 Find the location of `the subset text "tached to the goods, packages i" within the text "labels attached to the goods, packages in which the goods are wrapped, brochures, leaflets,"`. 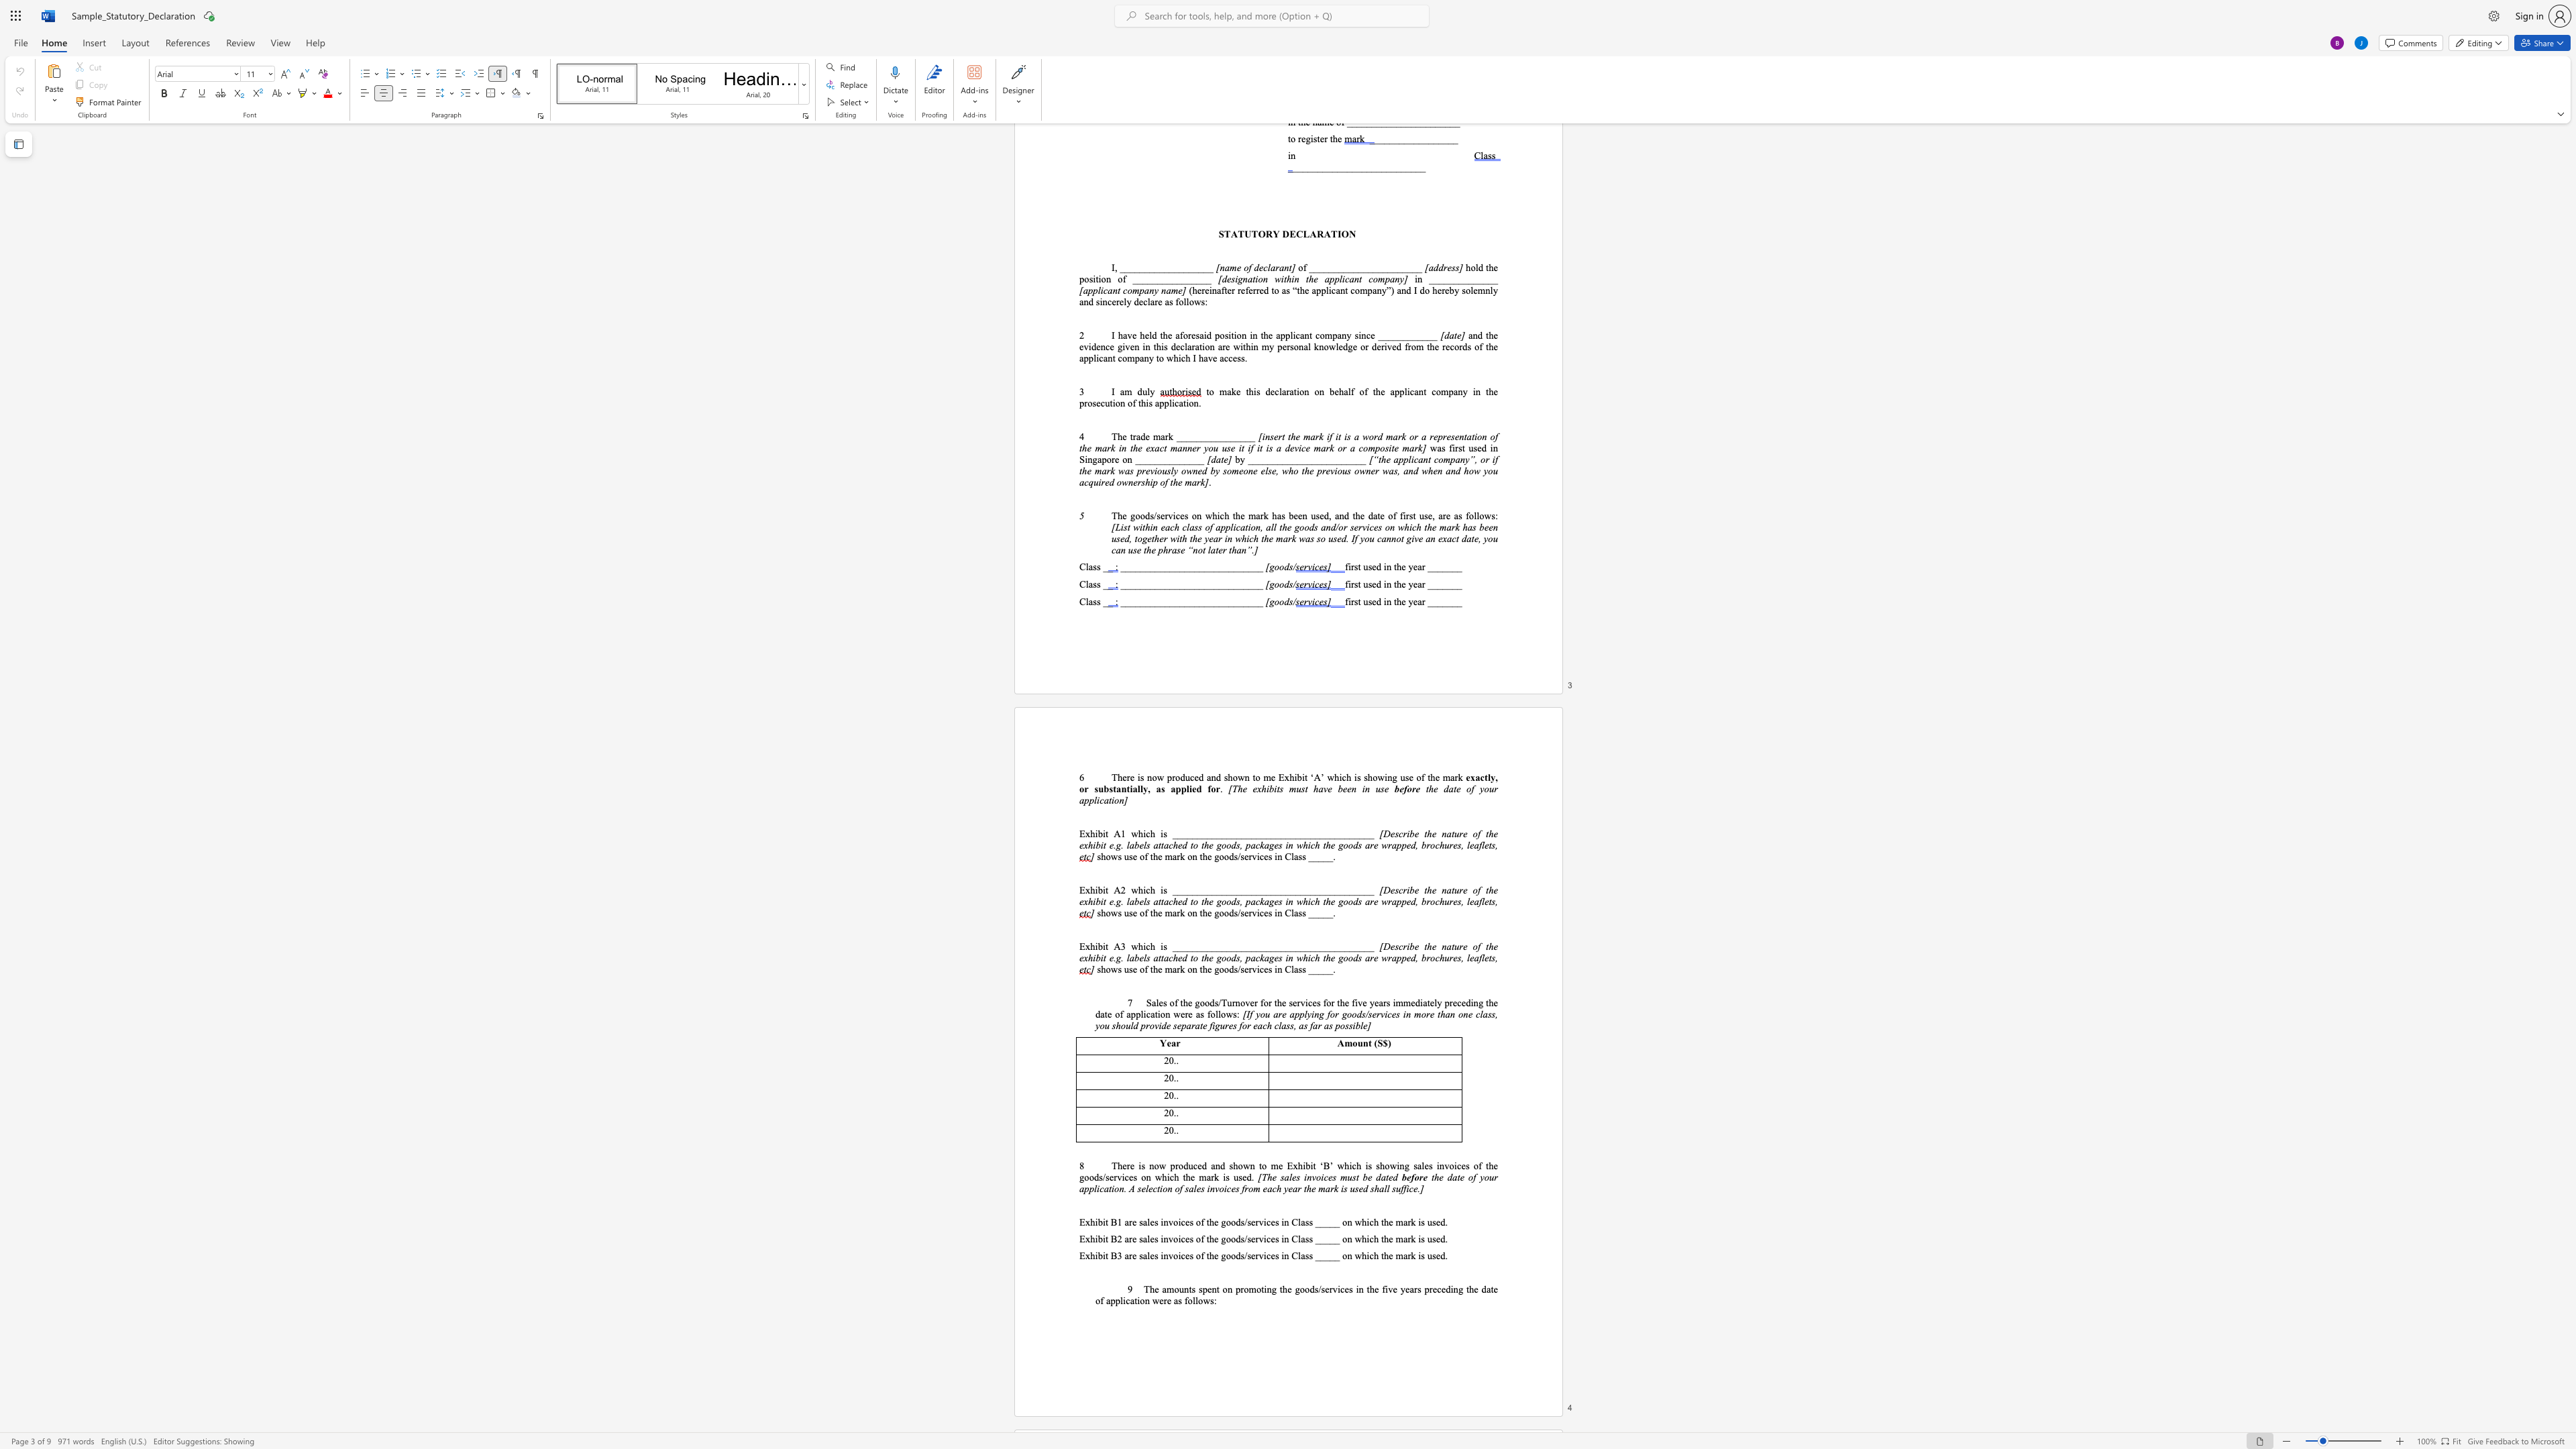

the subset text "tached to the goods, packages i" within the text "labels attached to the goods, packages in which the goods are wrapped, brochures, leaflets," is located at coordinates (1160, 845).